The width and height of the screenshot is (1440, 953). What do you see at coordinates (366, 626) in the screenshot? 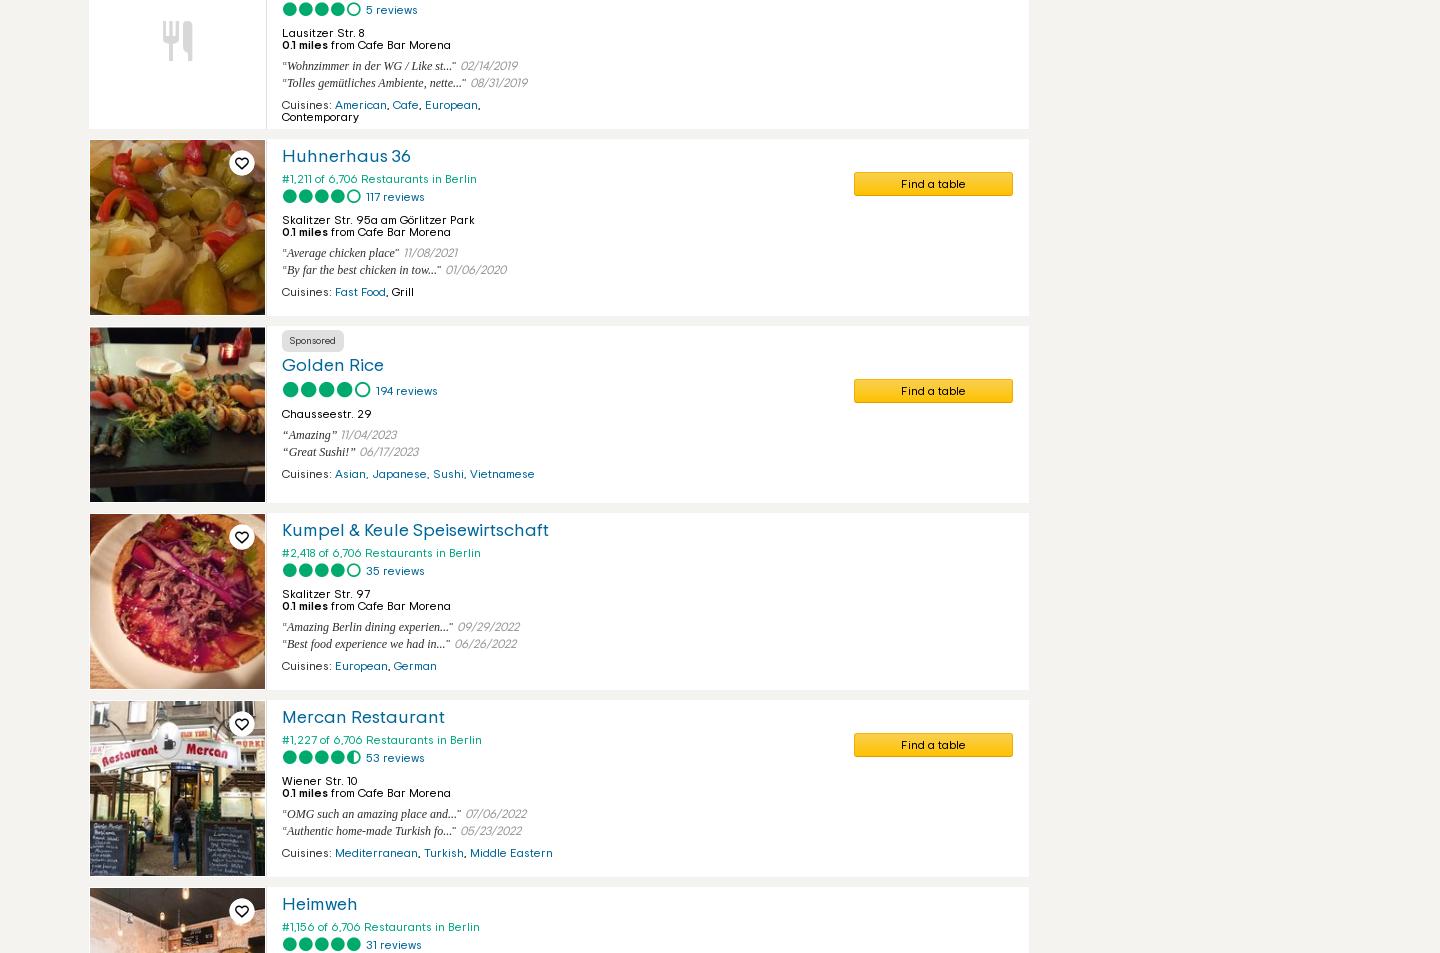
I see `'Amazing Berlin dining experien...'` at bounding box center [366, 626].